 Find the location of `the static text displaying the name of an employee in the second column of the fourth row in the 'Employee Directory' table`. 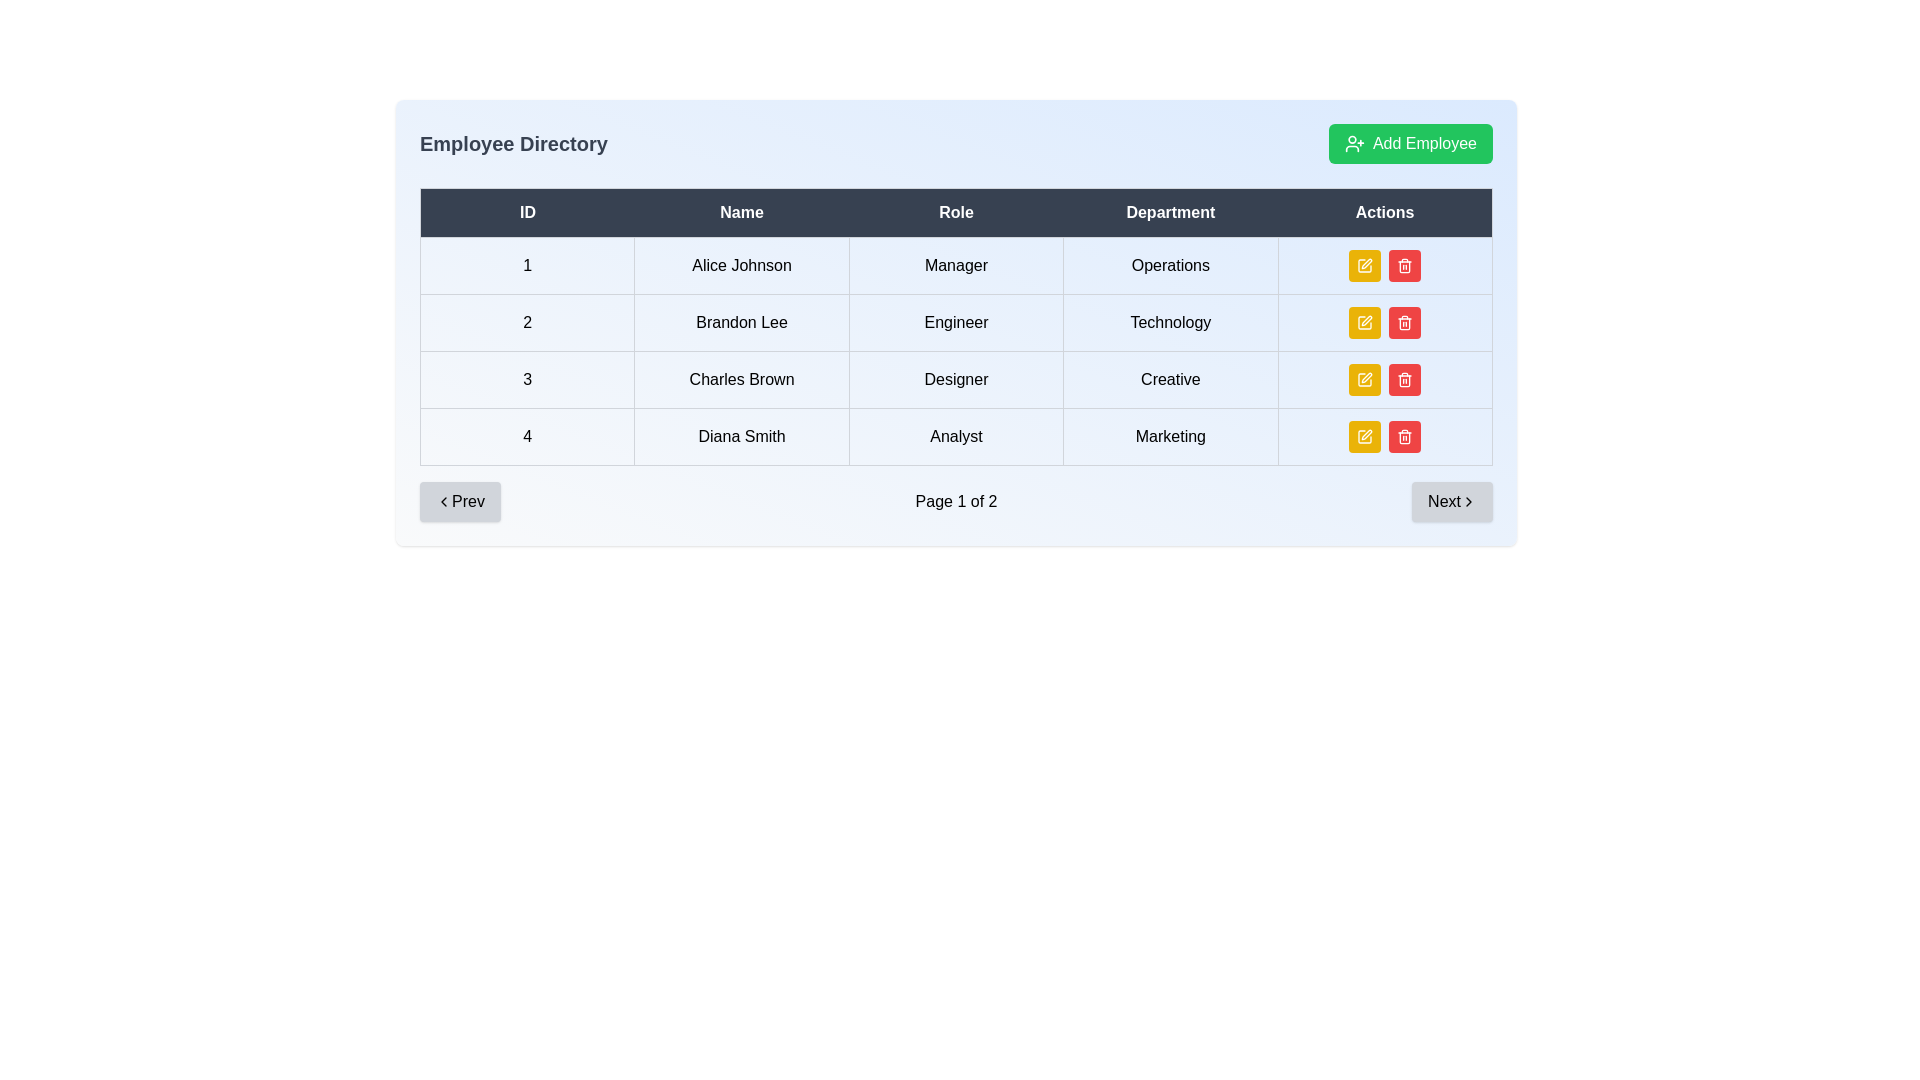

the static text displaying the name of an employee in the second column of the fourth row in the 'Employee Directory' table is located at coordinates (741, 435).